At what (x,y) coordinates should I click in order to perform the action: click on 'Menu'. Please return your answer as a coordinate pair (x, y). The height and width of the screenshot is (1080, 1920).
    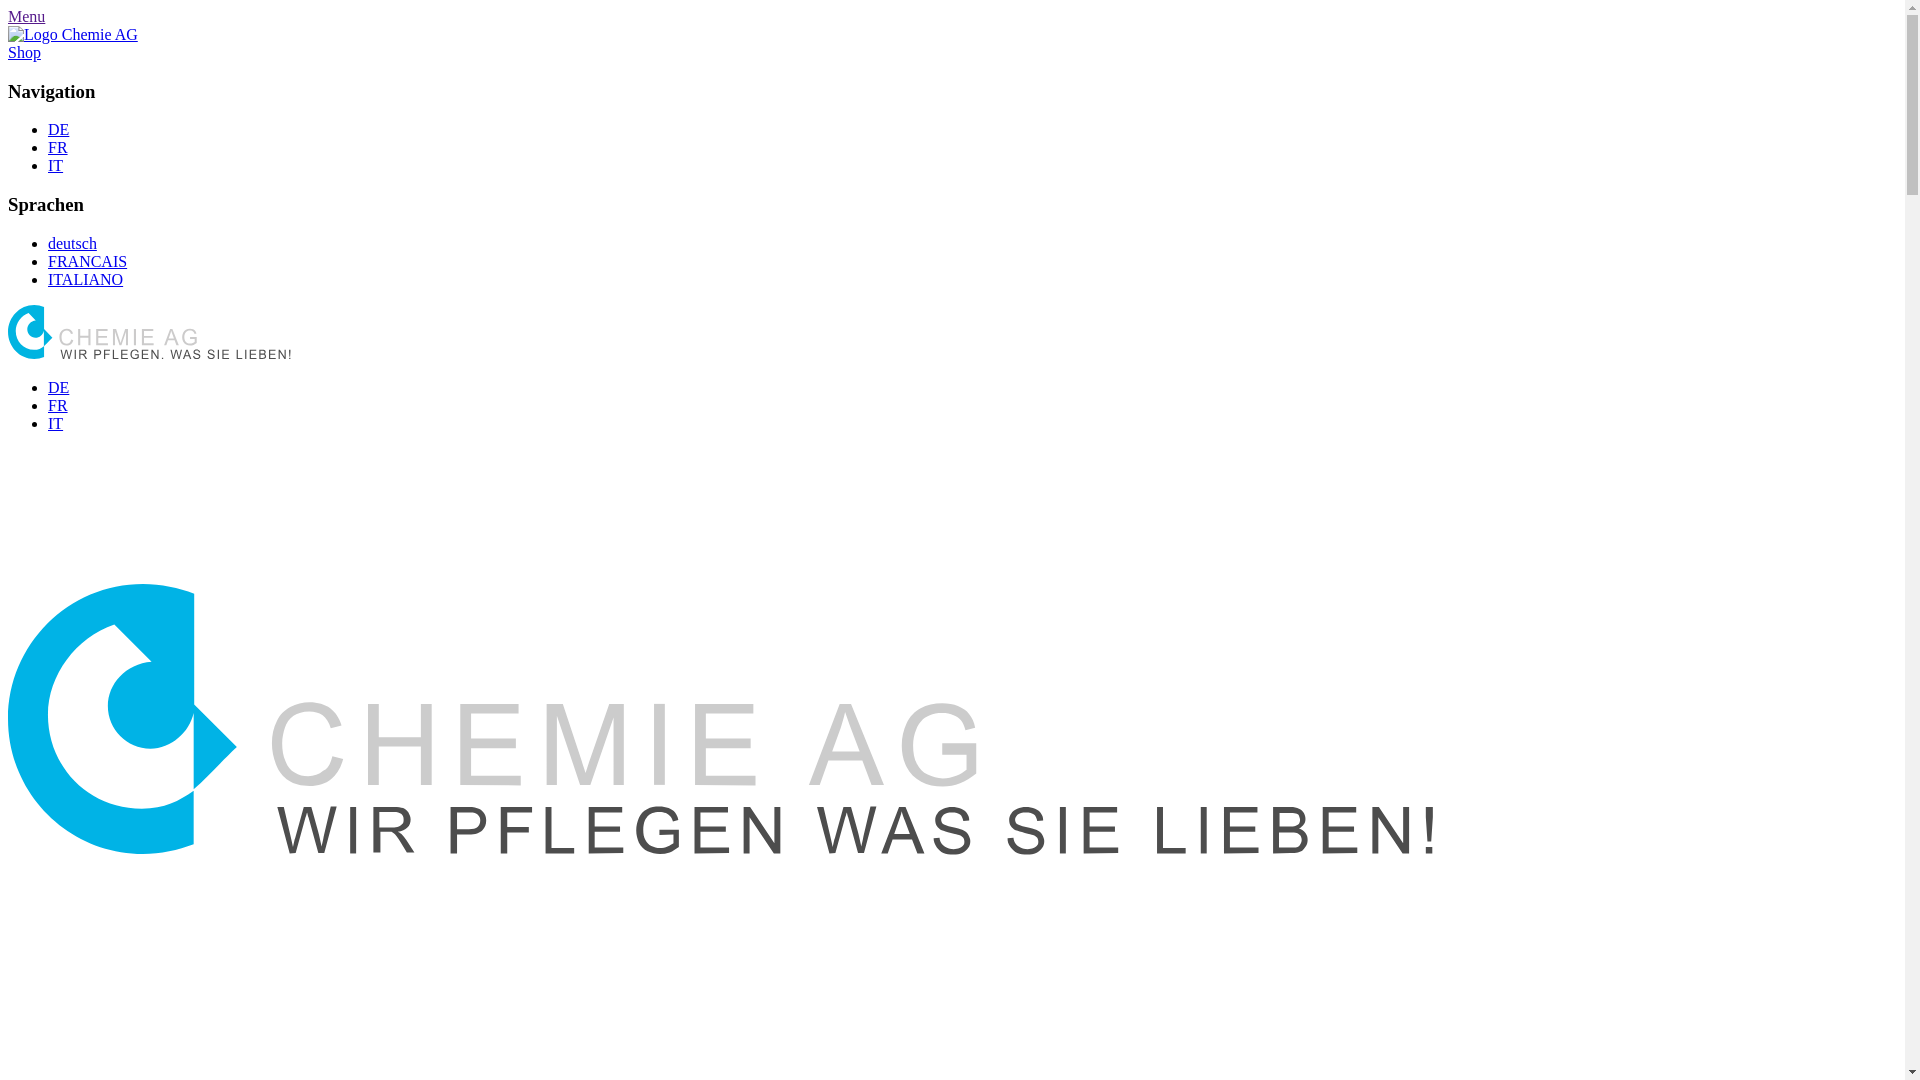
    Looking at the image, I should click on (26, 16).